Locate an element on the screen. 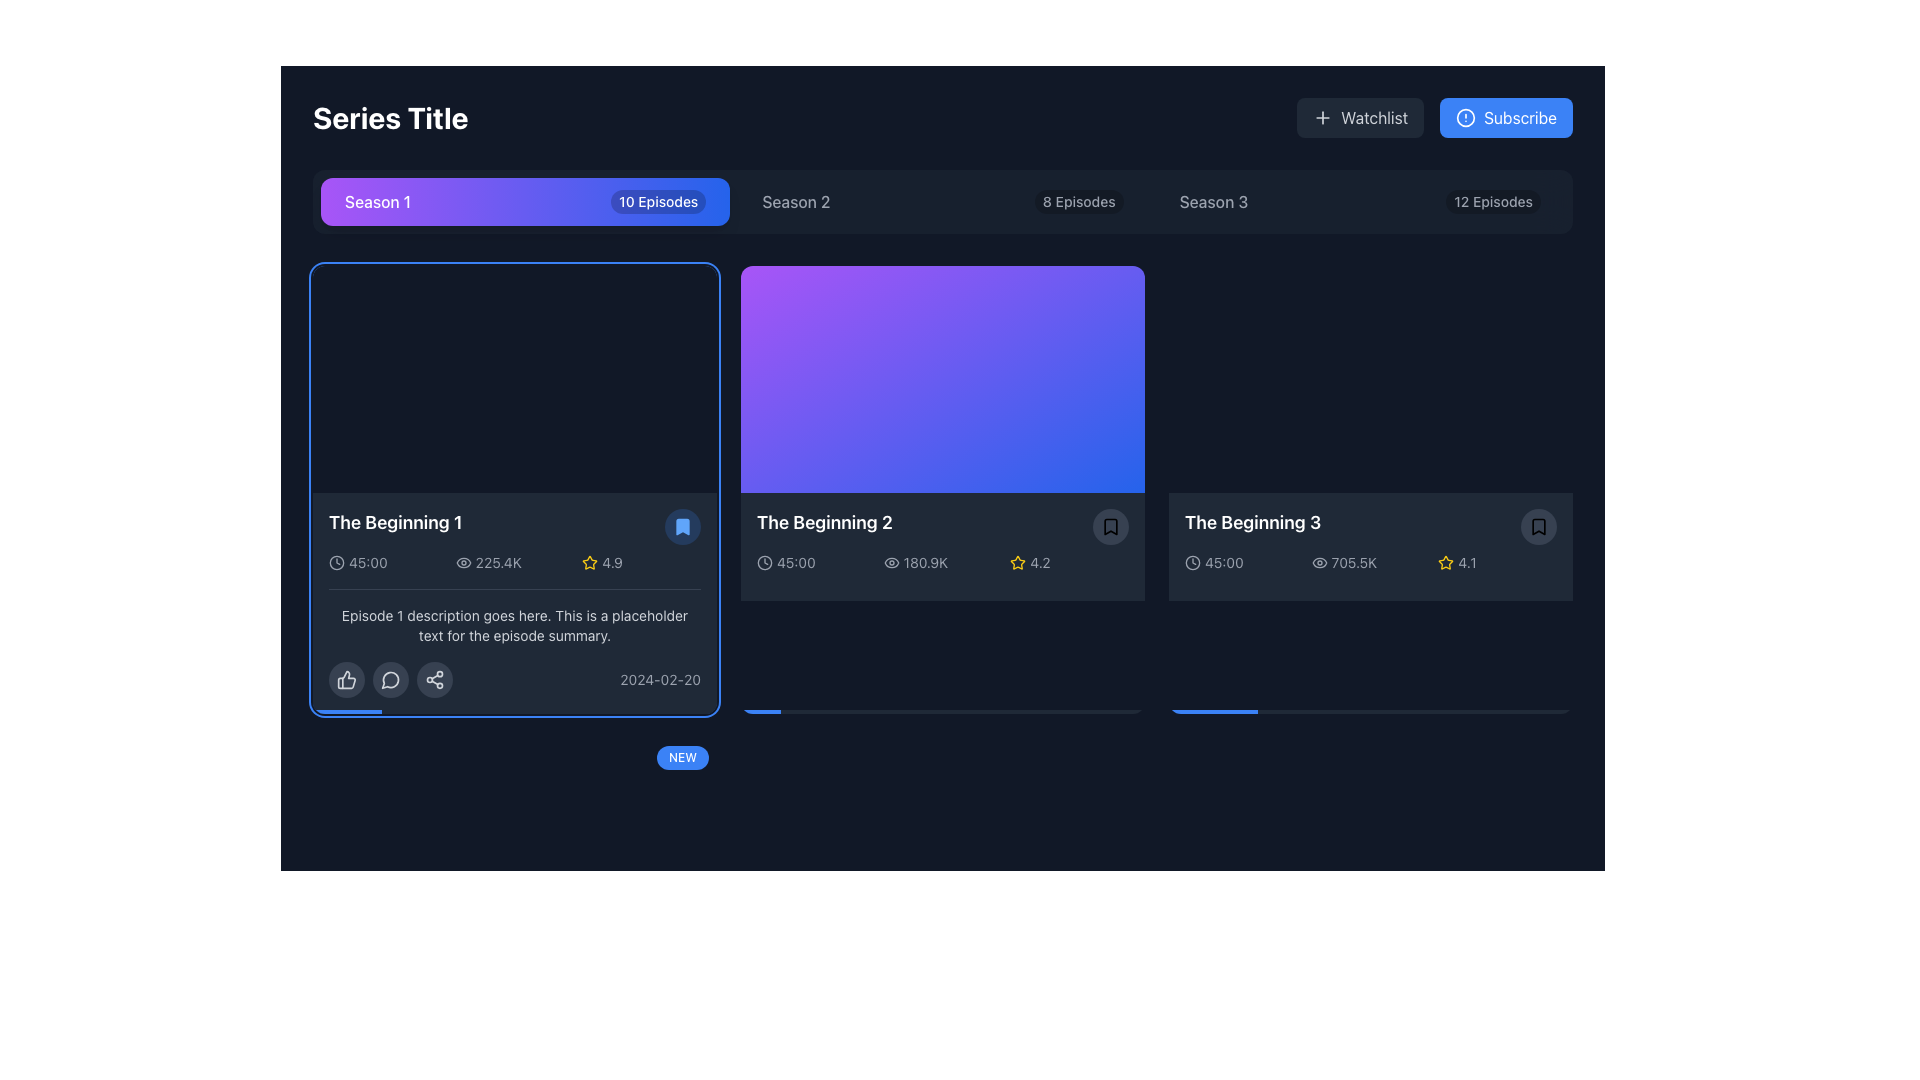 This screenshot has width=1920, height=1080. the circular clock face element located within the SVG icon, positioned in the bottom left area below the thumbnail for 'The Beginning 1' is located at coordinates (763, 563).